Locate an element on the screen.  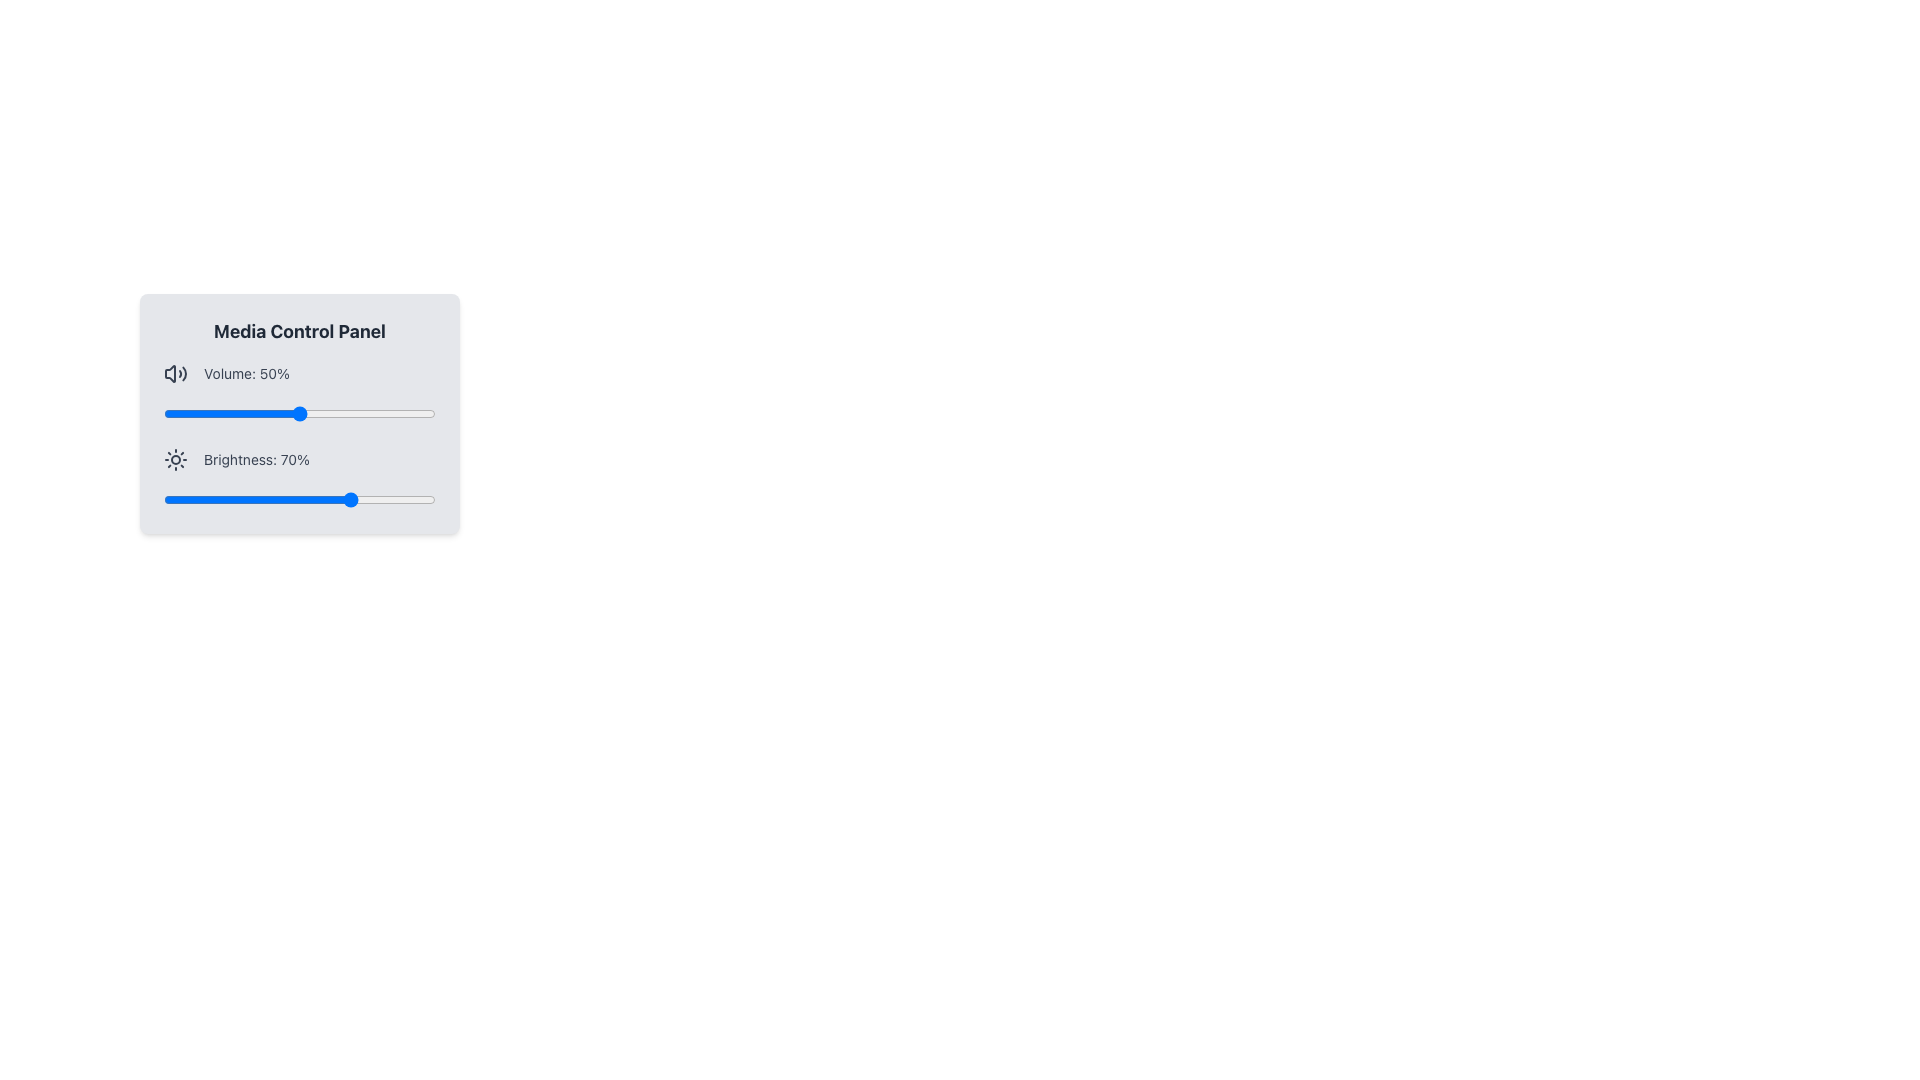
brightness is located at coordinates (321, 499).